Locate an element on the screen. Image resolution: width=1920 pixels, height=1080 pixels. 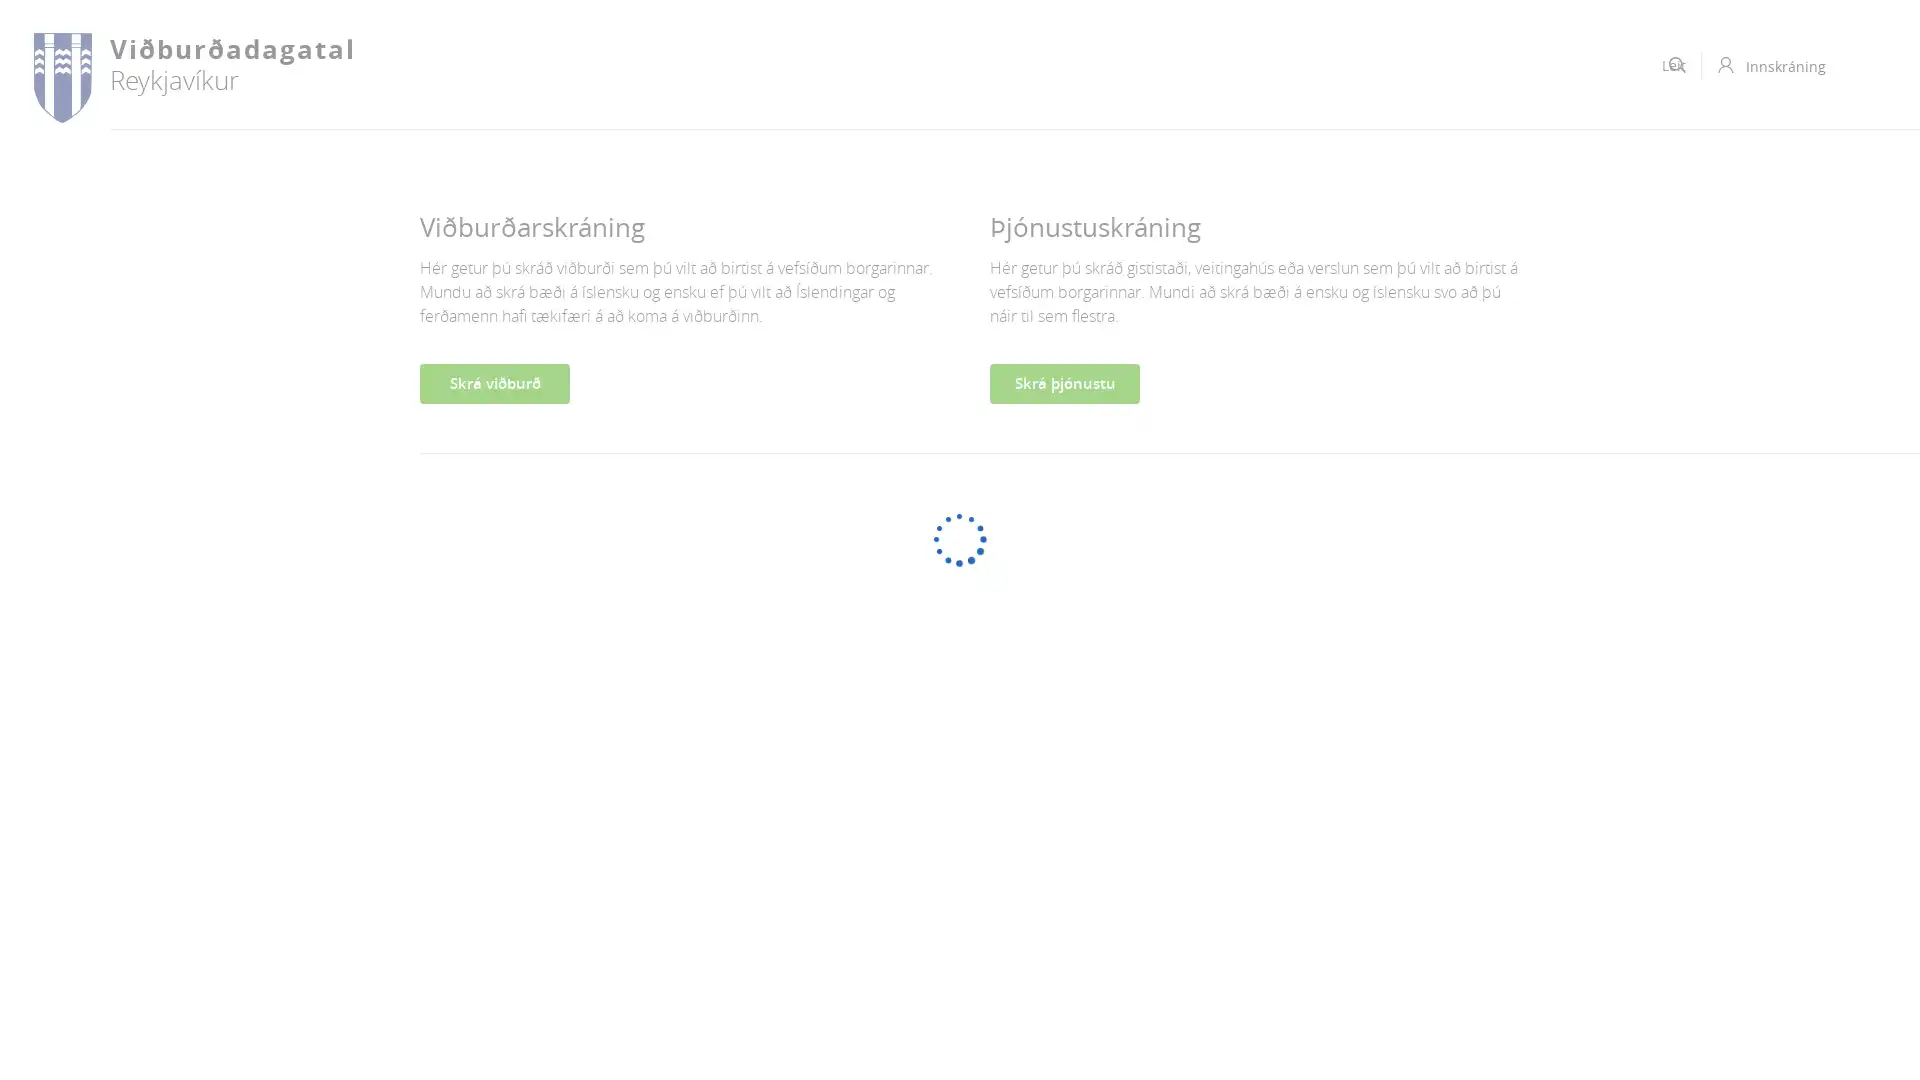
Skra vibur is located at coordinates (494, 384).